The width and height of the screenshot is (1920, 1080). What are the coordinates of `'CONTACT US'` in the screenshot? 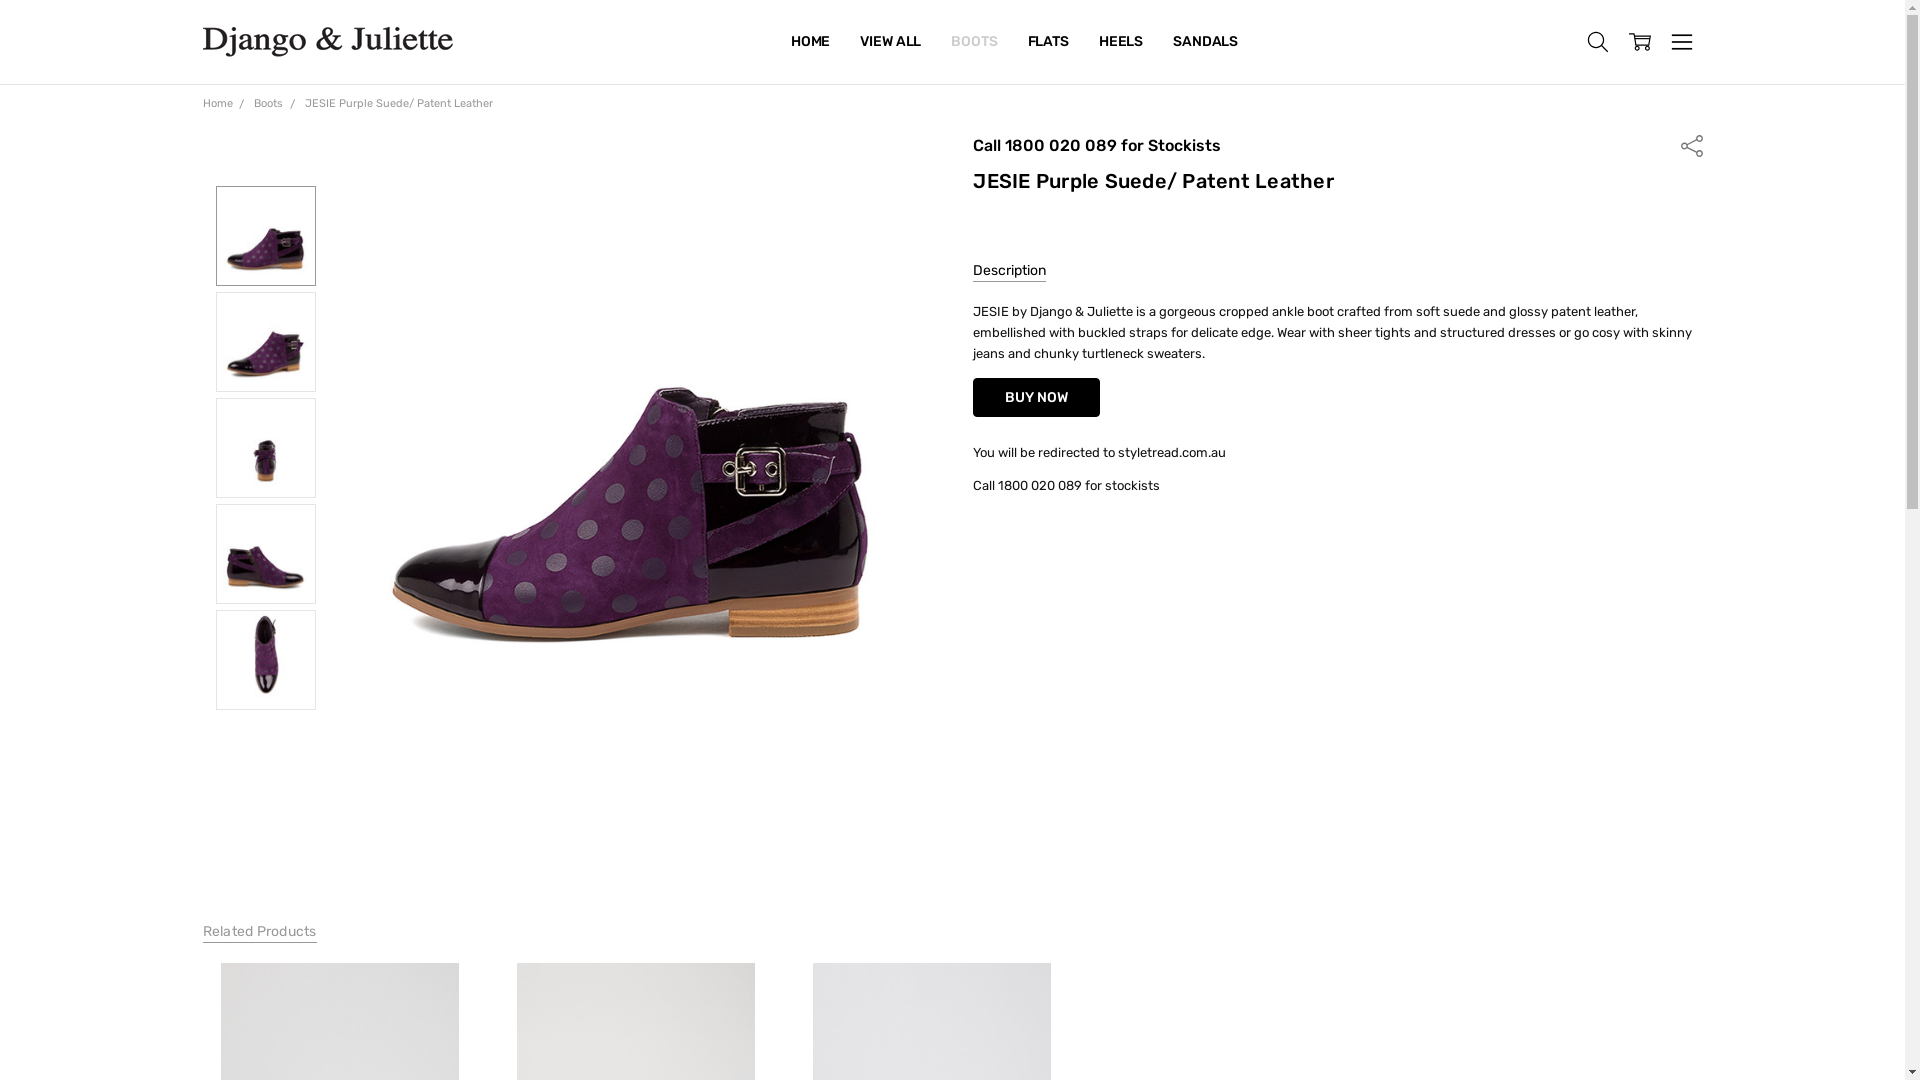 It's located at (834, 42).